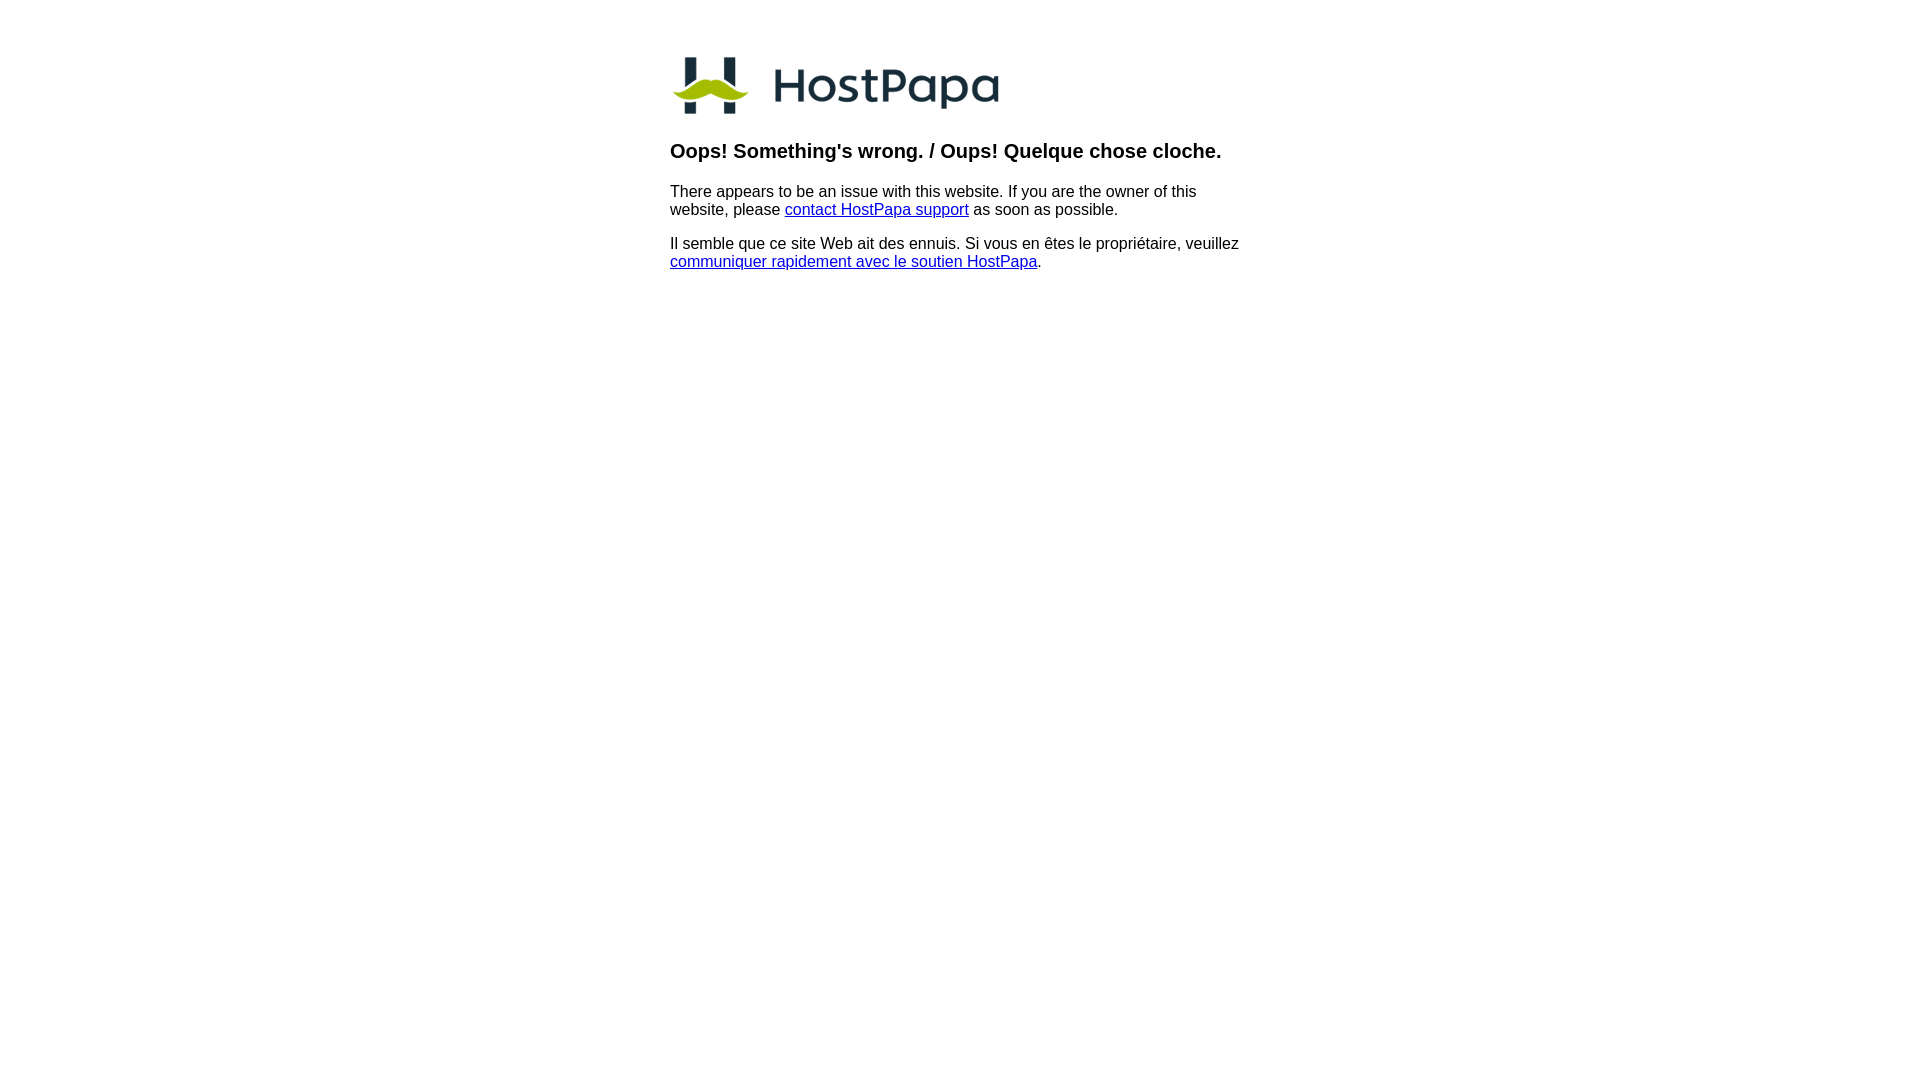 The width and height of the screenshot is (1920, 1080). I want to click on 'communiquer rapidement avec le soutien HostPapa', so click(853, 260).